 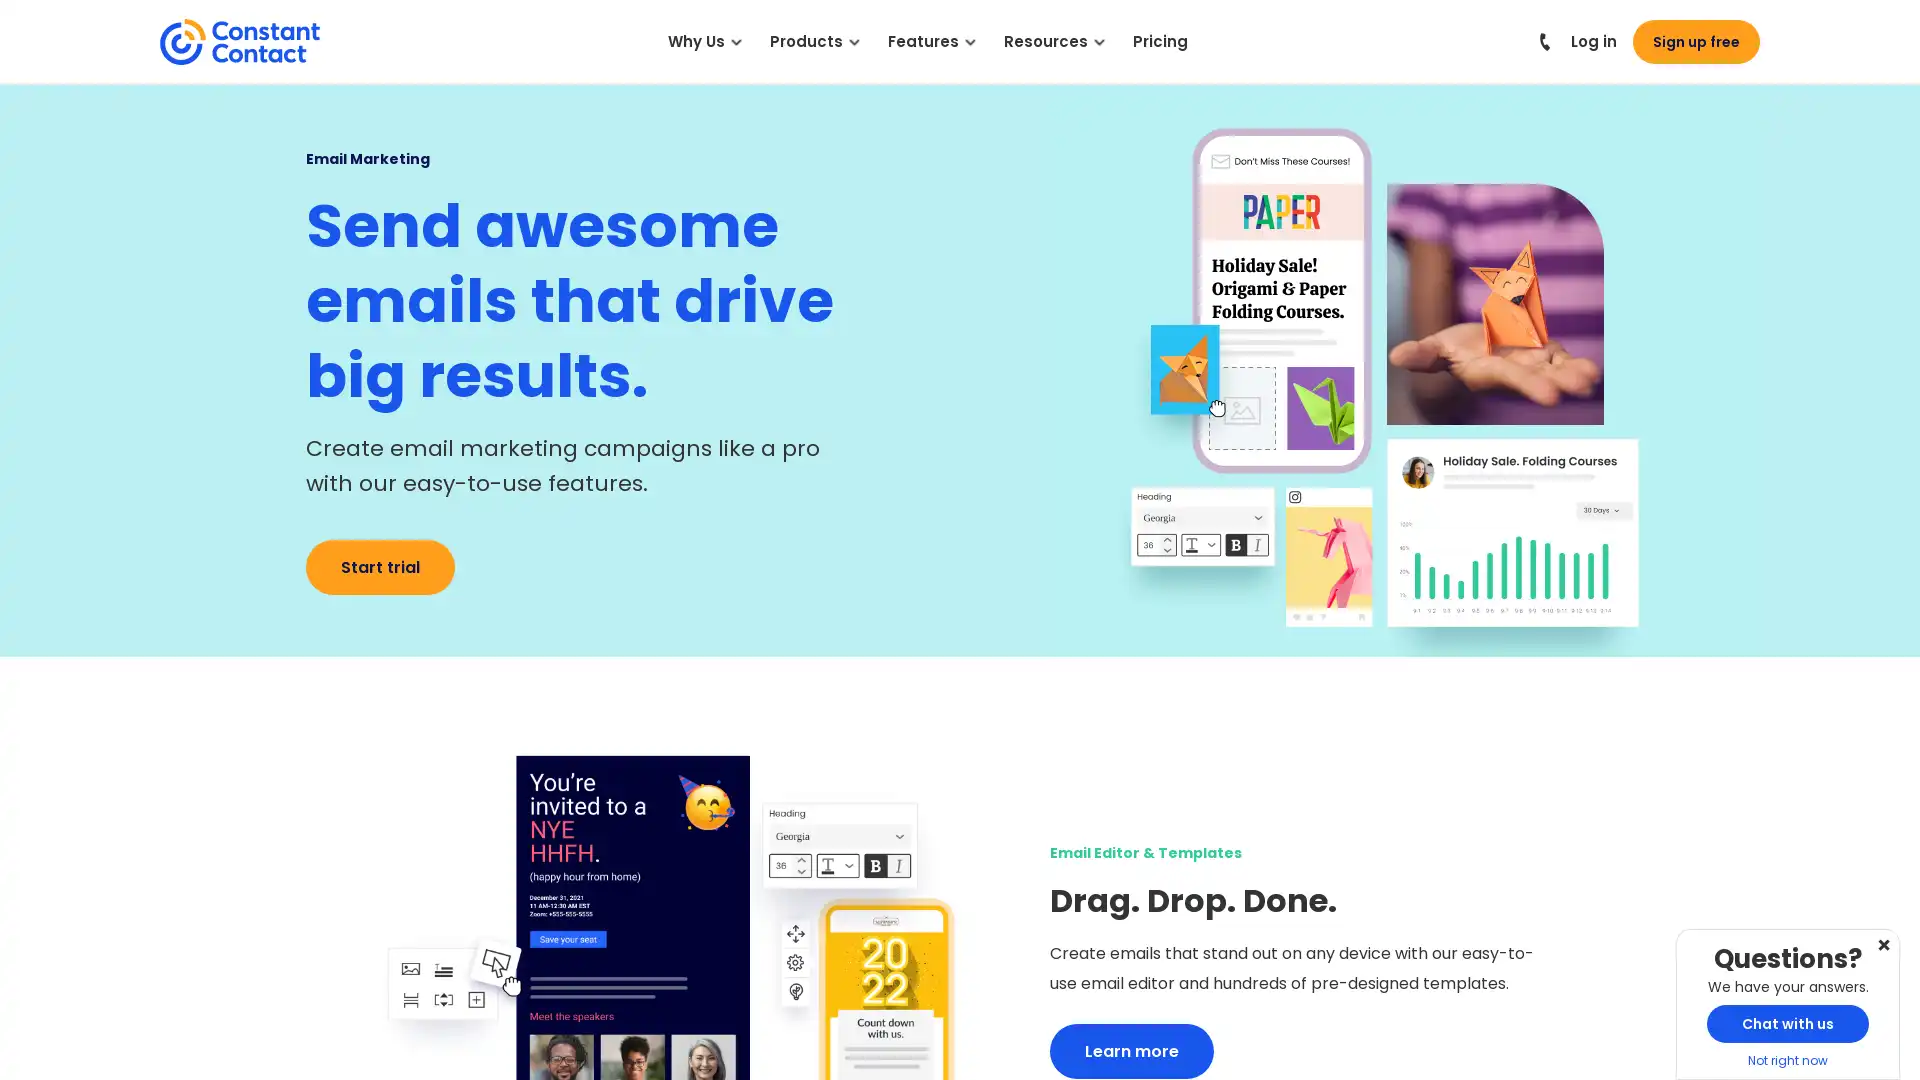 I want to click on Chat with us, so click(x=1787, y=1023).